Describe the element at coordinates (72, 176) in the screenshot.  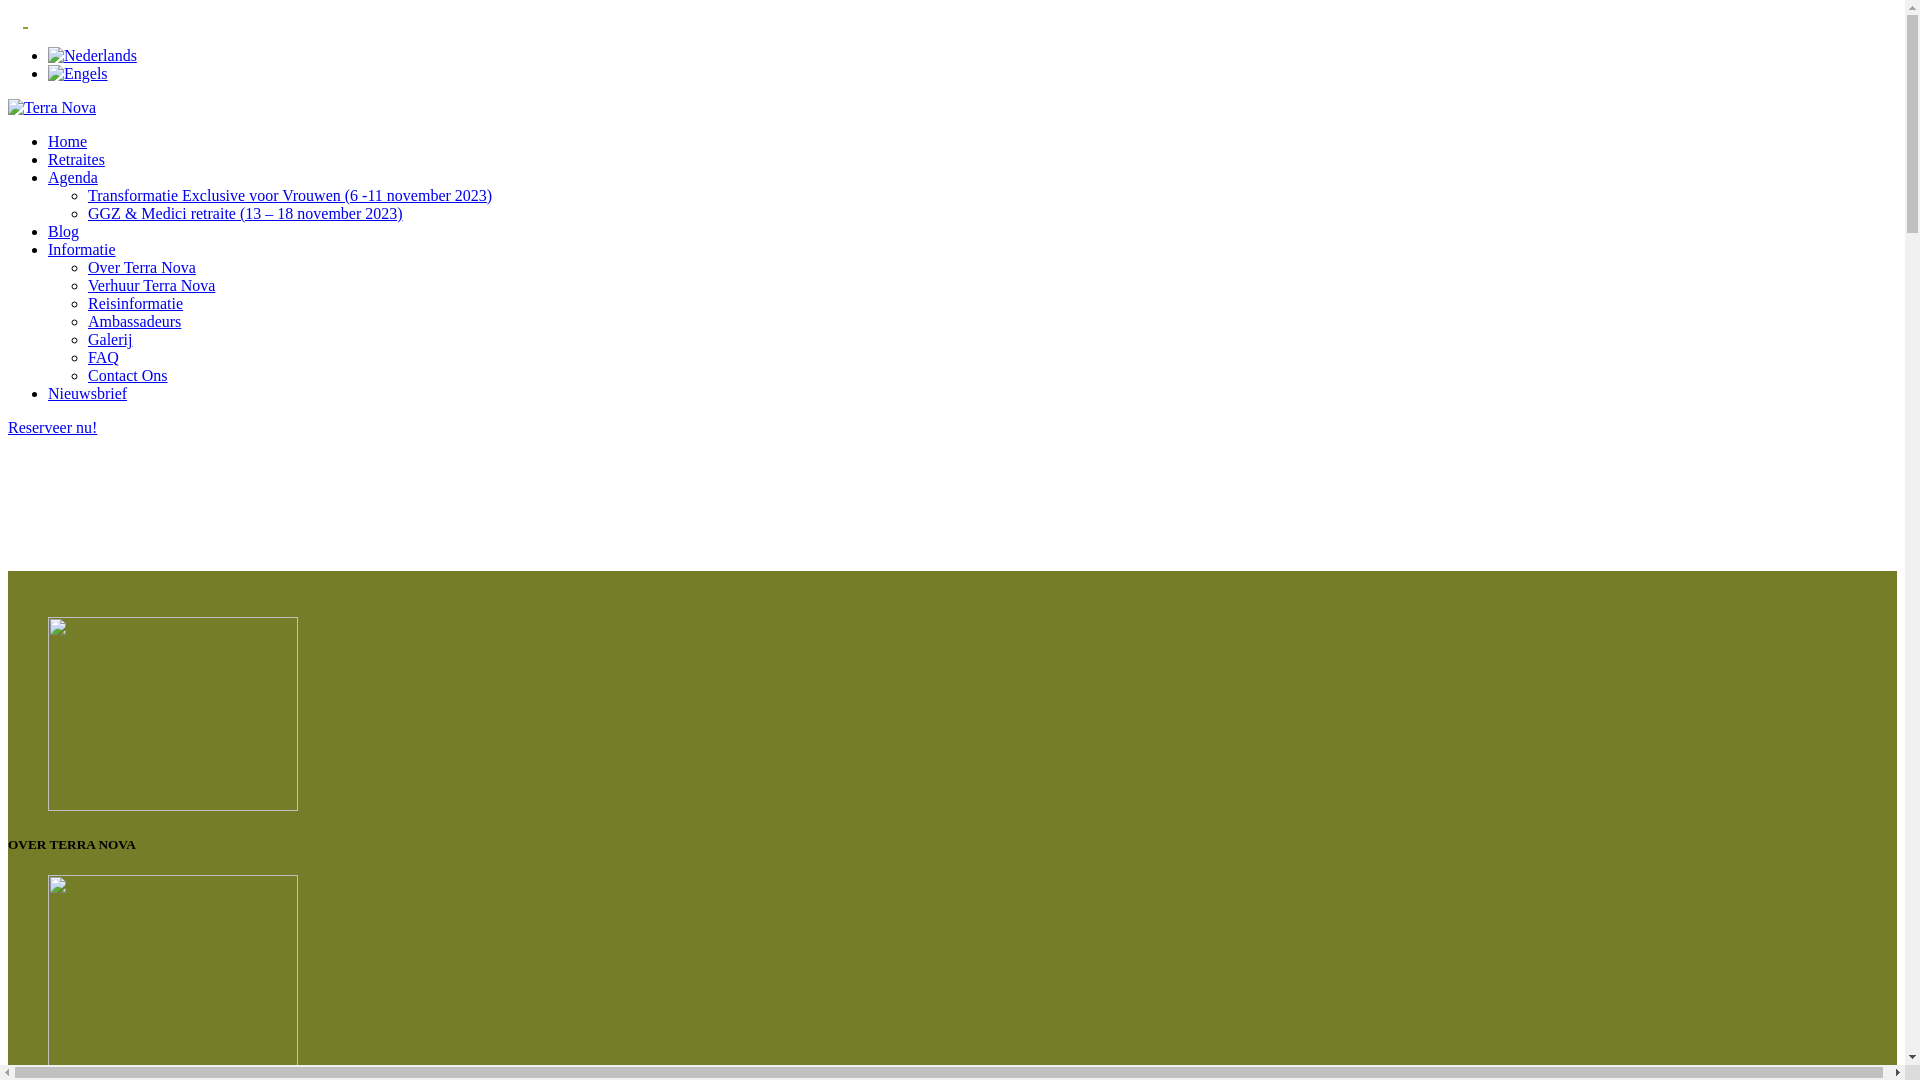
I see `'Agenda'` at that location.